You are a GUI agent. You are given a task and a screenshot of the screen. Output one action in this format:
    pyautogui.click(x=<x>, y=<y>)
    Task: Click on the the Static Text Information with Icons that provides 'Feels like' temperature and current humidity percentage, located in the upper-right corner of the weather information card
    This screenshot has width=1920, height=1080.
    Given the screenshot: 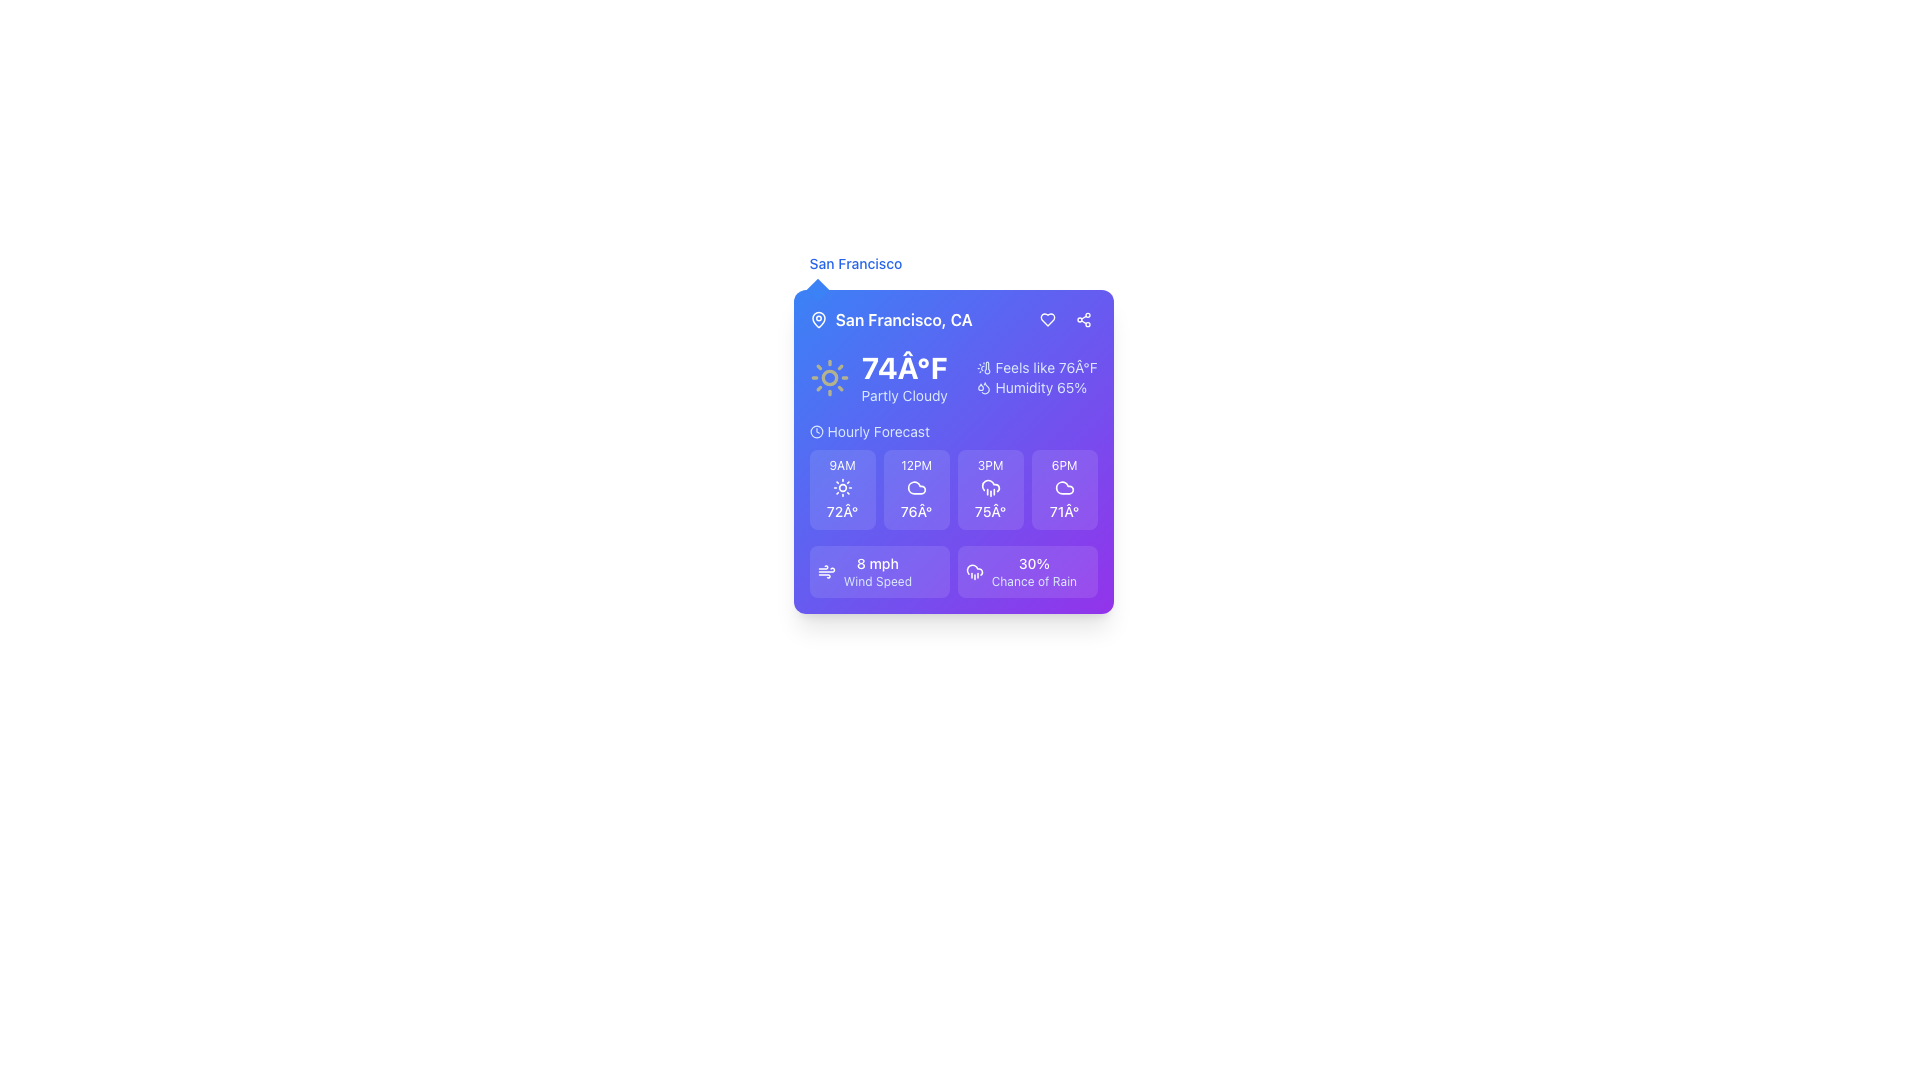 What is the action you would take?
    pyautogui.click(x=1037, y=378)
    